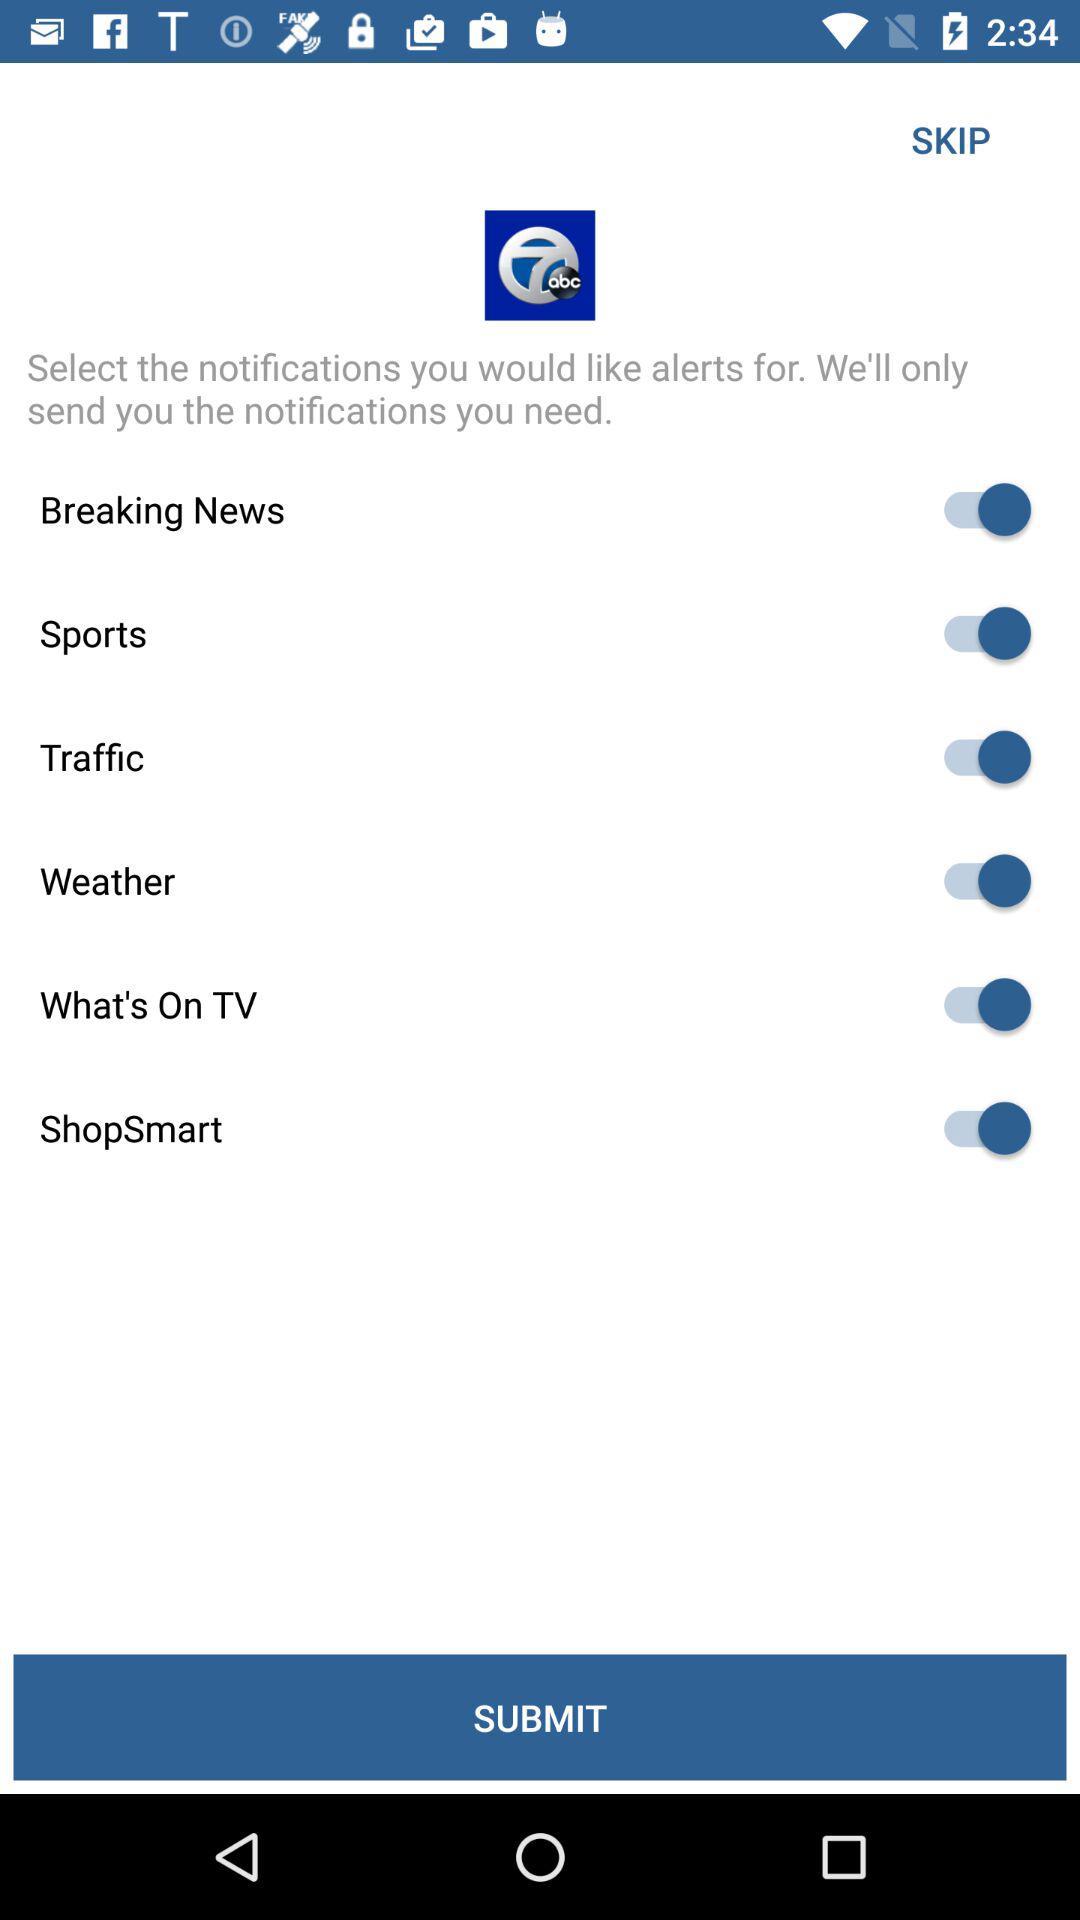 The height and width of the screenshot is (1920, 1080). What do you see at coordinates (977, 509) in the screenshot?
I see `on/off option` at bounding box center [977, 509].